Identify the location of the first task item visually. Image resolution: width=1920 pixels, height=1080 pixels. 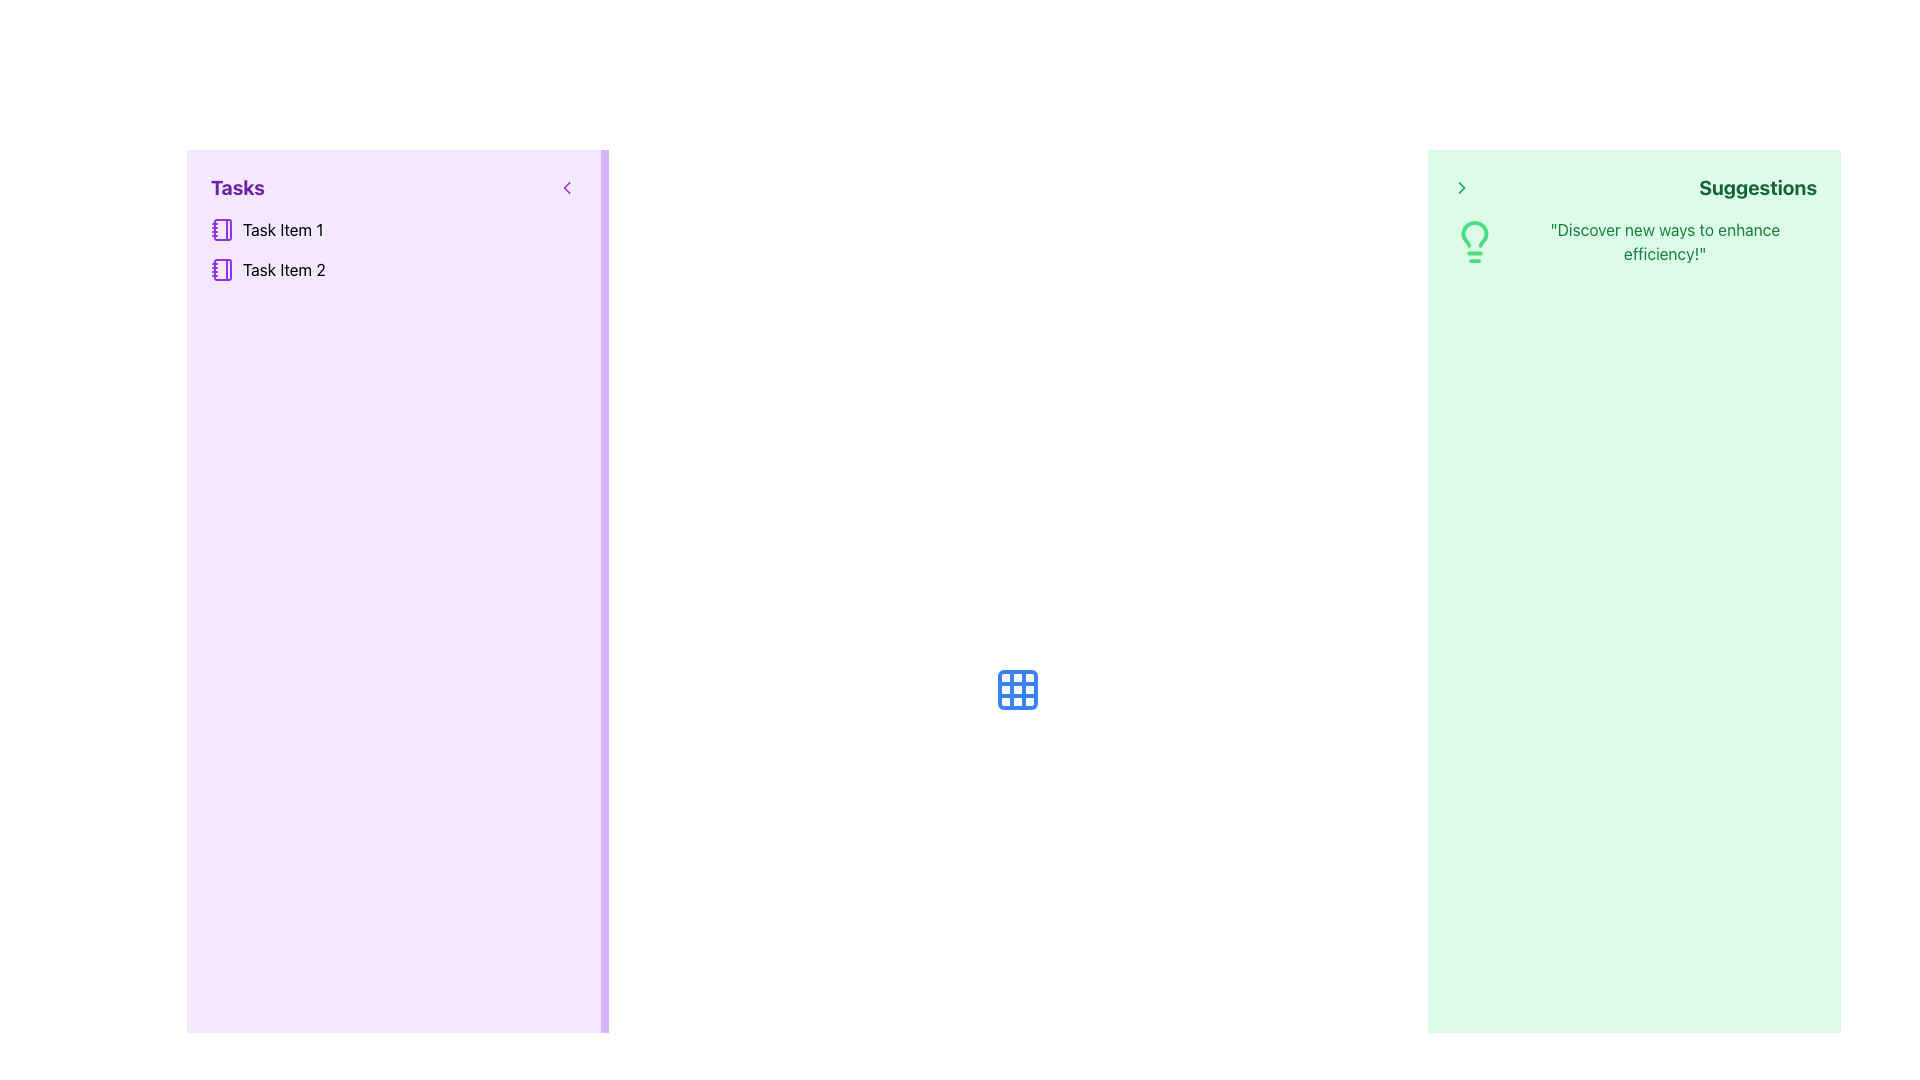
(222, 229).